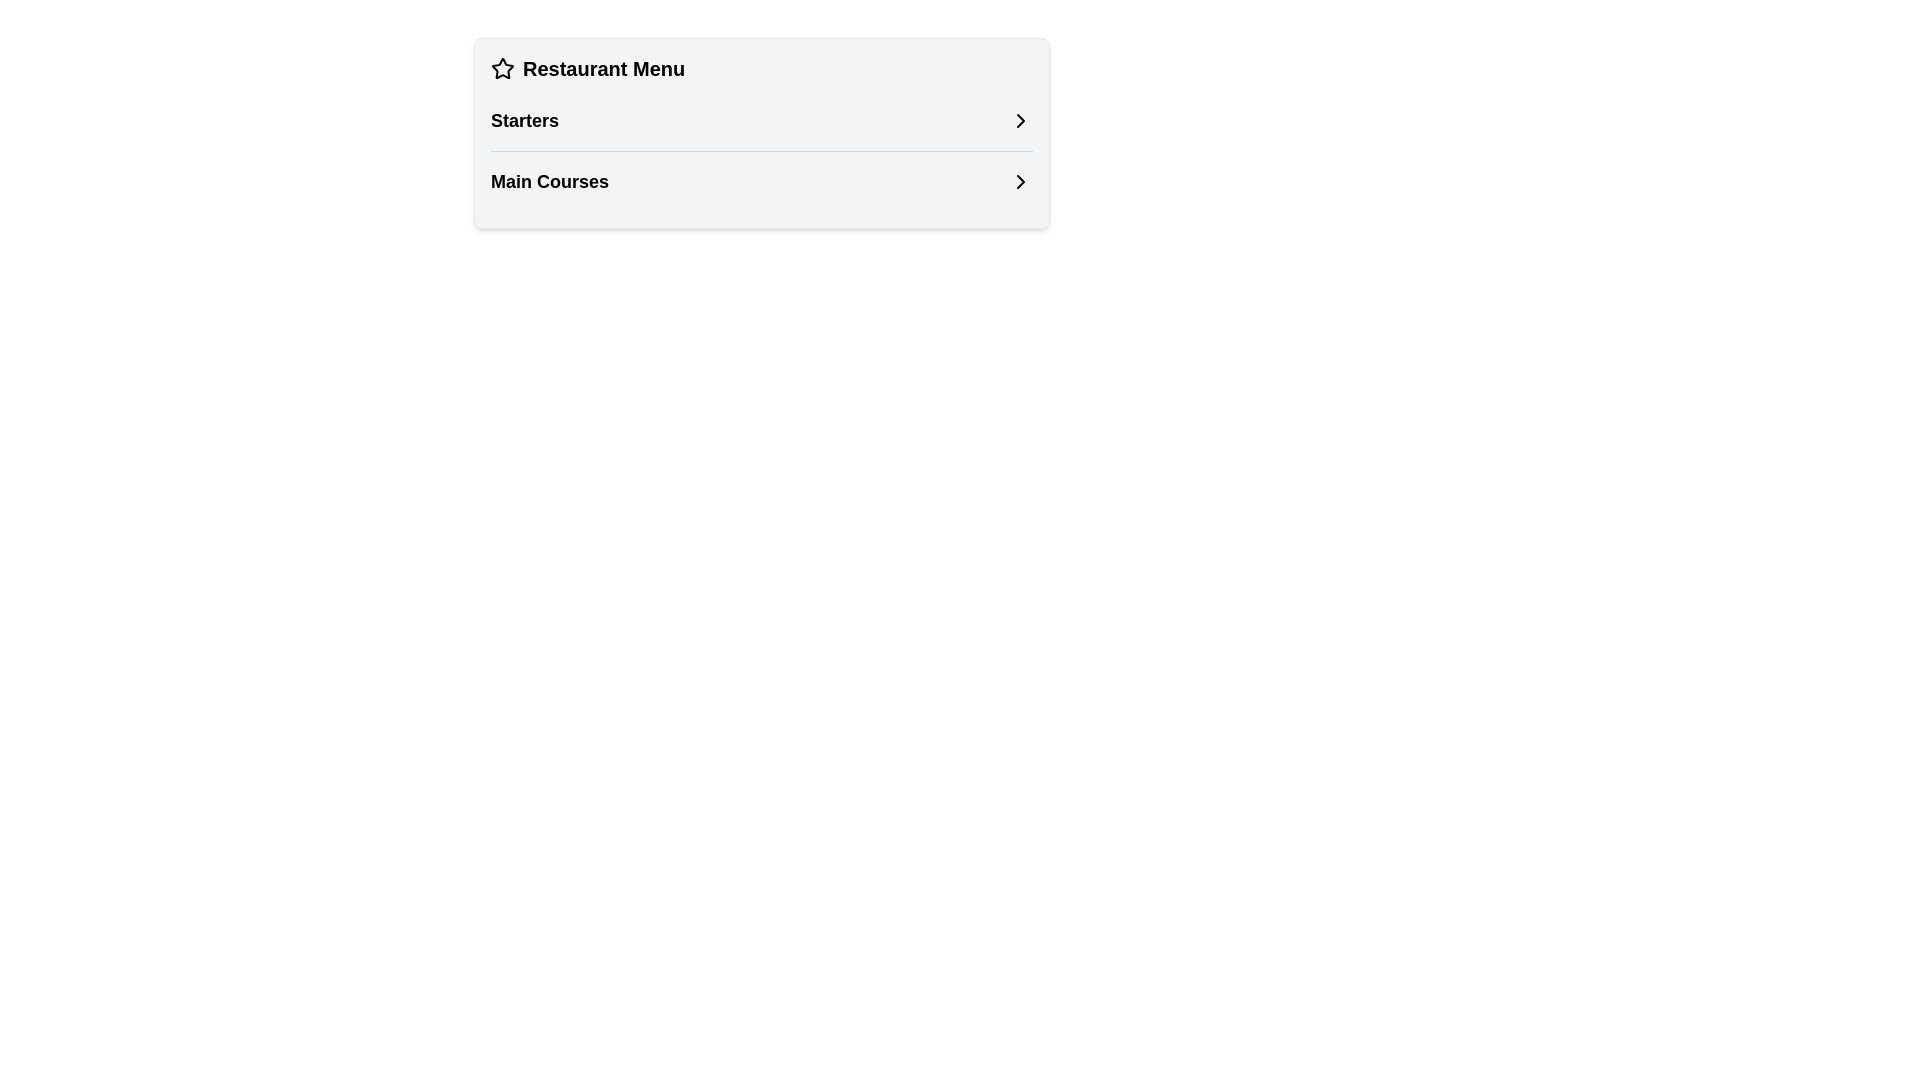 The height and width of the screenshot is (1080, 1920). Describe the element at coordinates (503, 68) in the screenshot. I see `the star icon which enhances the 'Restaurant Menu' title, located at the top-left corner of the application layout` at that location.